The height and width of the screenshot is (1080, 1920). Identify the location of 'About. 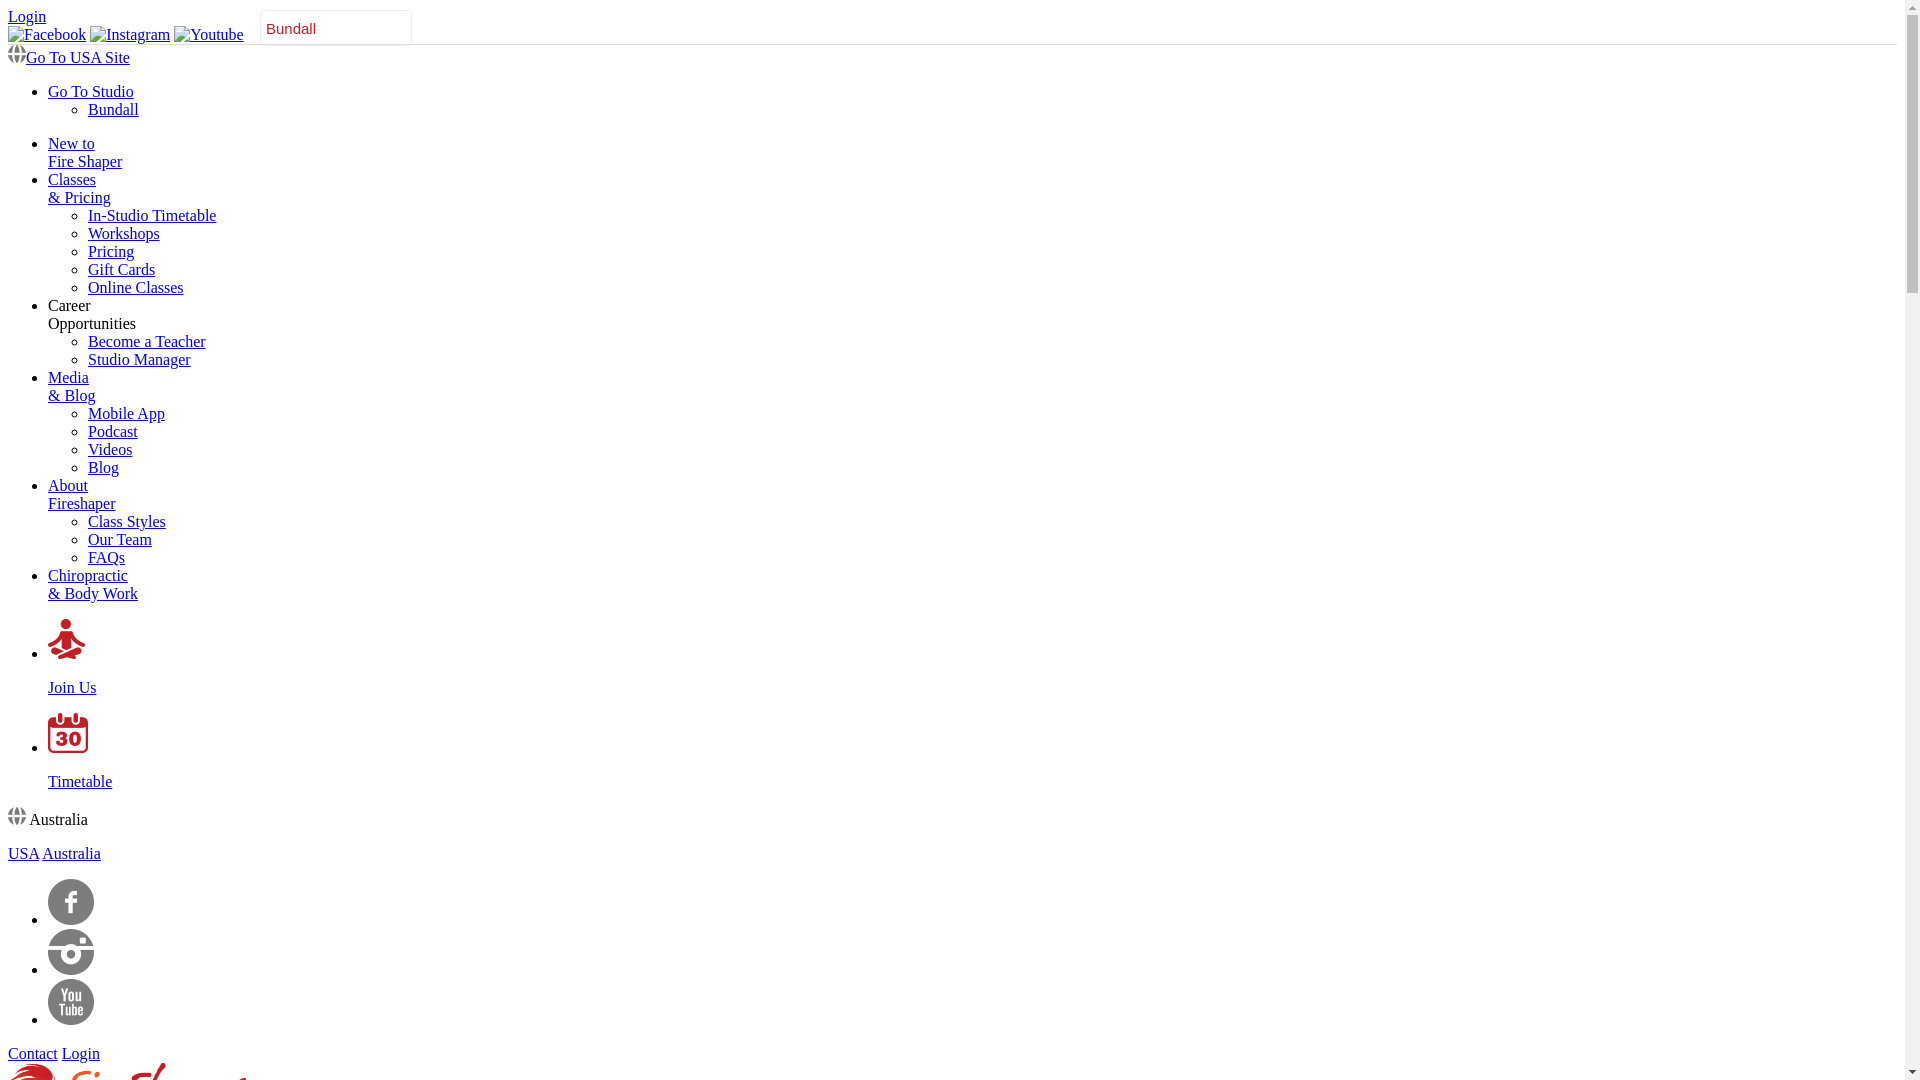
(80, 494).